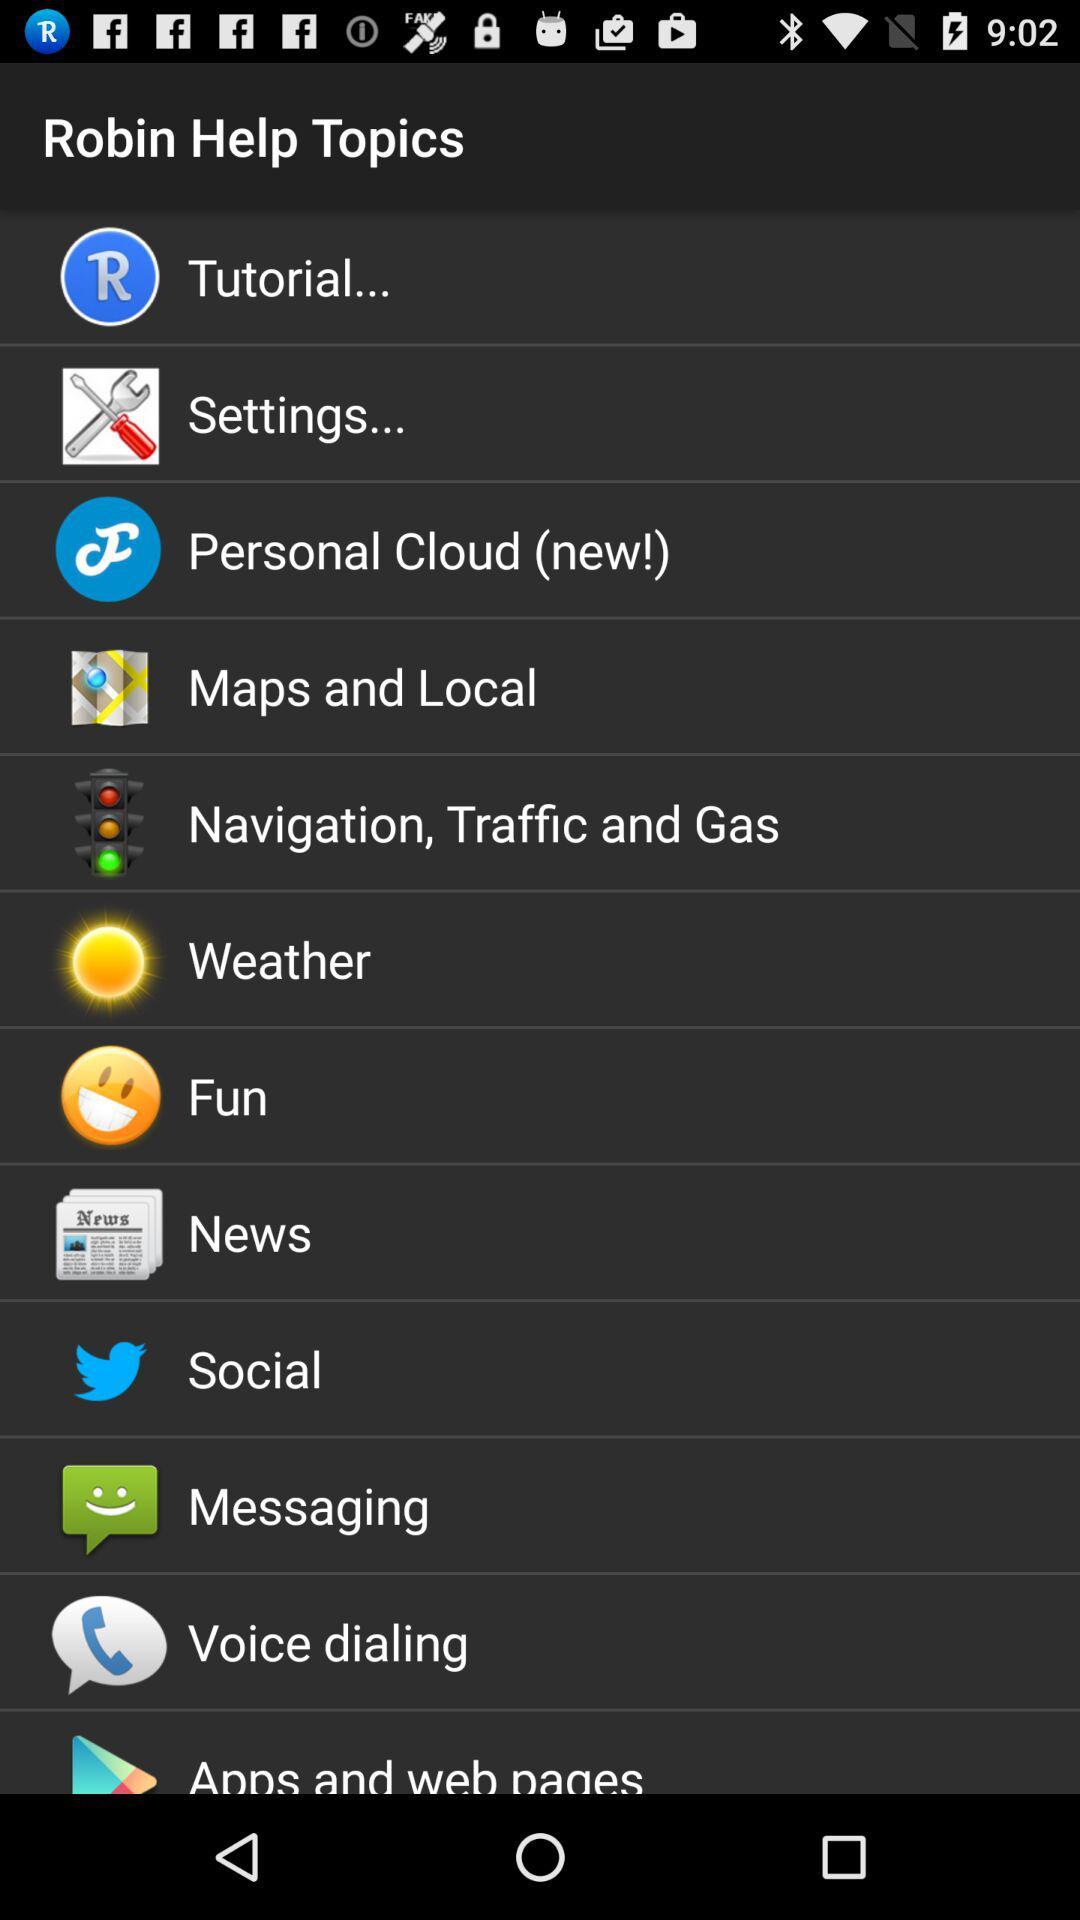 The image size is (1080, 1920). What do you see at coordinates (540, 412) in the screenshot?
I see `the icon above the  personal cloud (new!)` at bounding box center [540, 412].